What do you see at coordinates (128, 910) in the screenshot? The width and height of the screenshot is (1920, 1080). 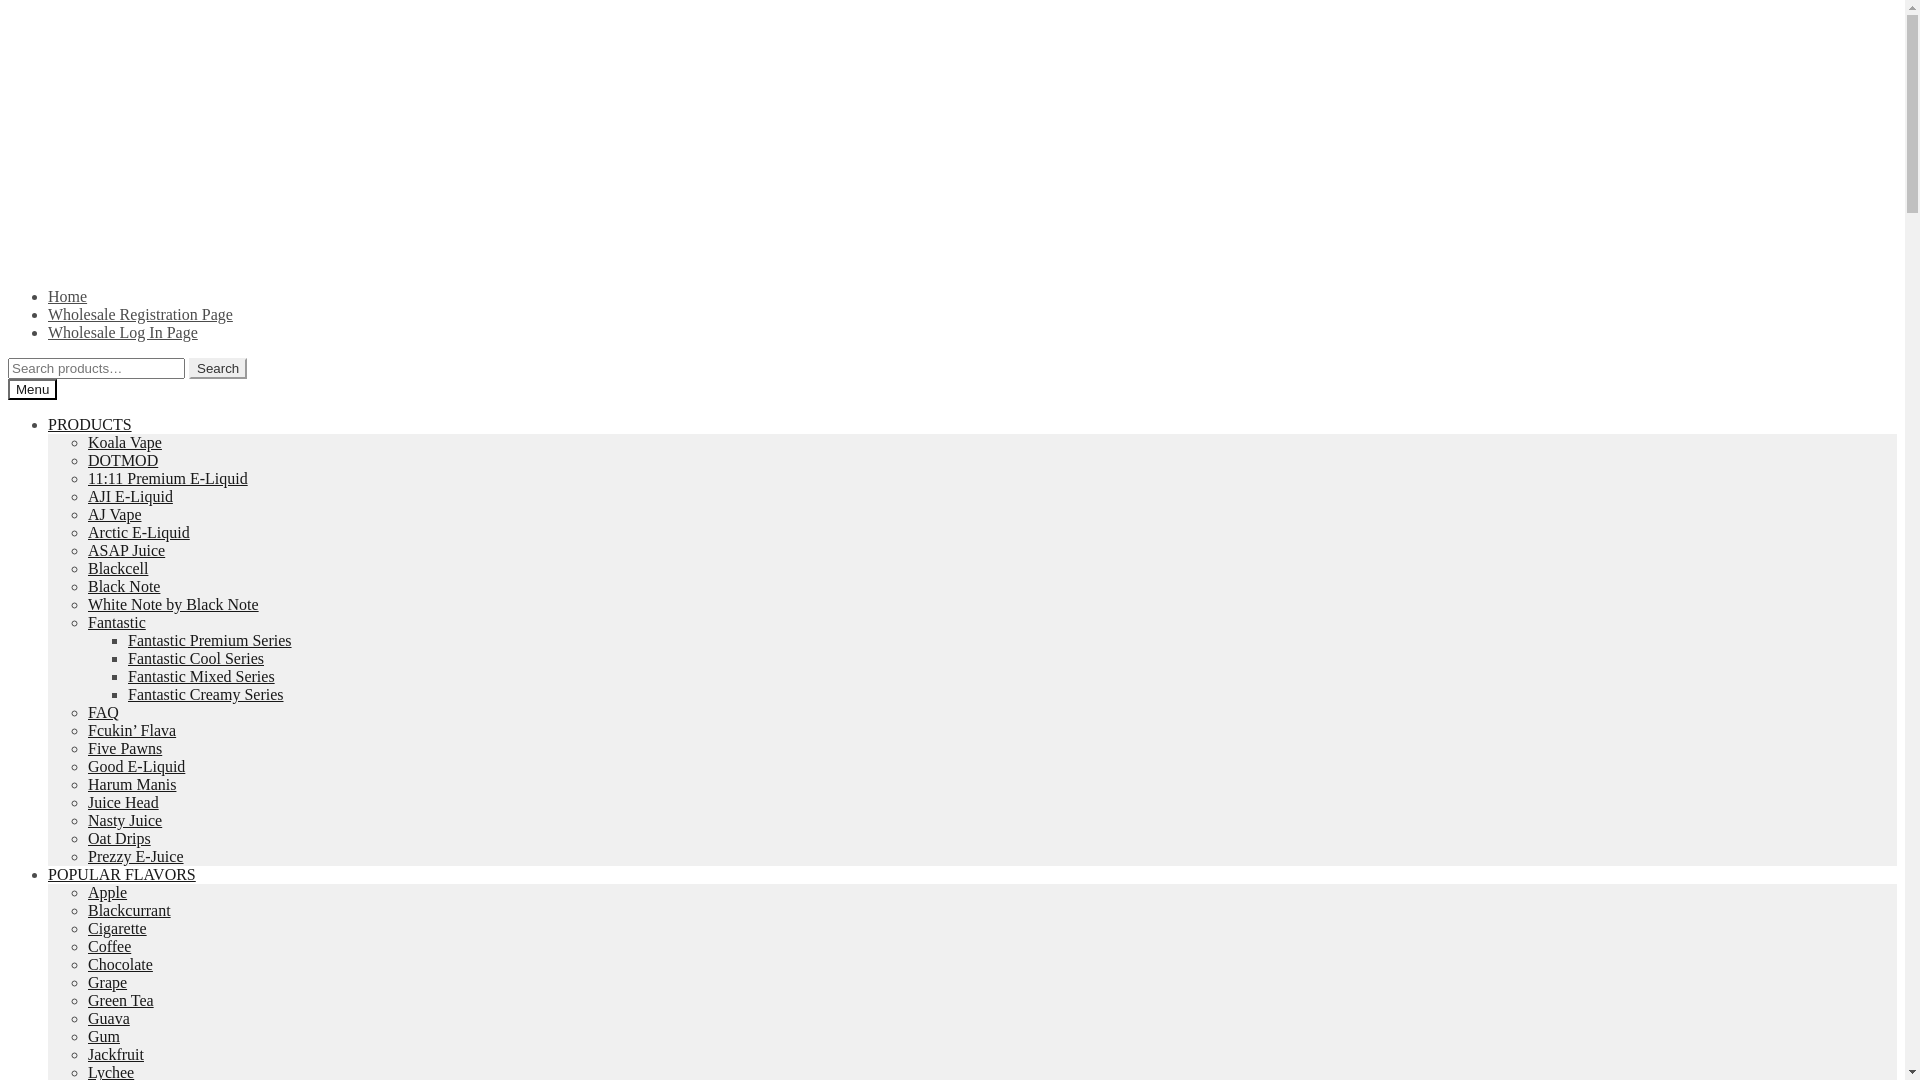 I see `'Blackcurrant'` at bounding box center [128, 910].